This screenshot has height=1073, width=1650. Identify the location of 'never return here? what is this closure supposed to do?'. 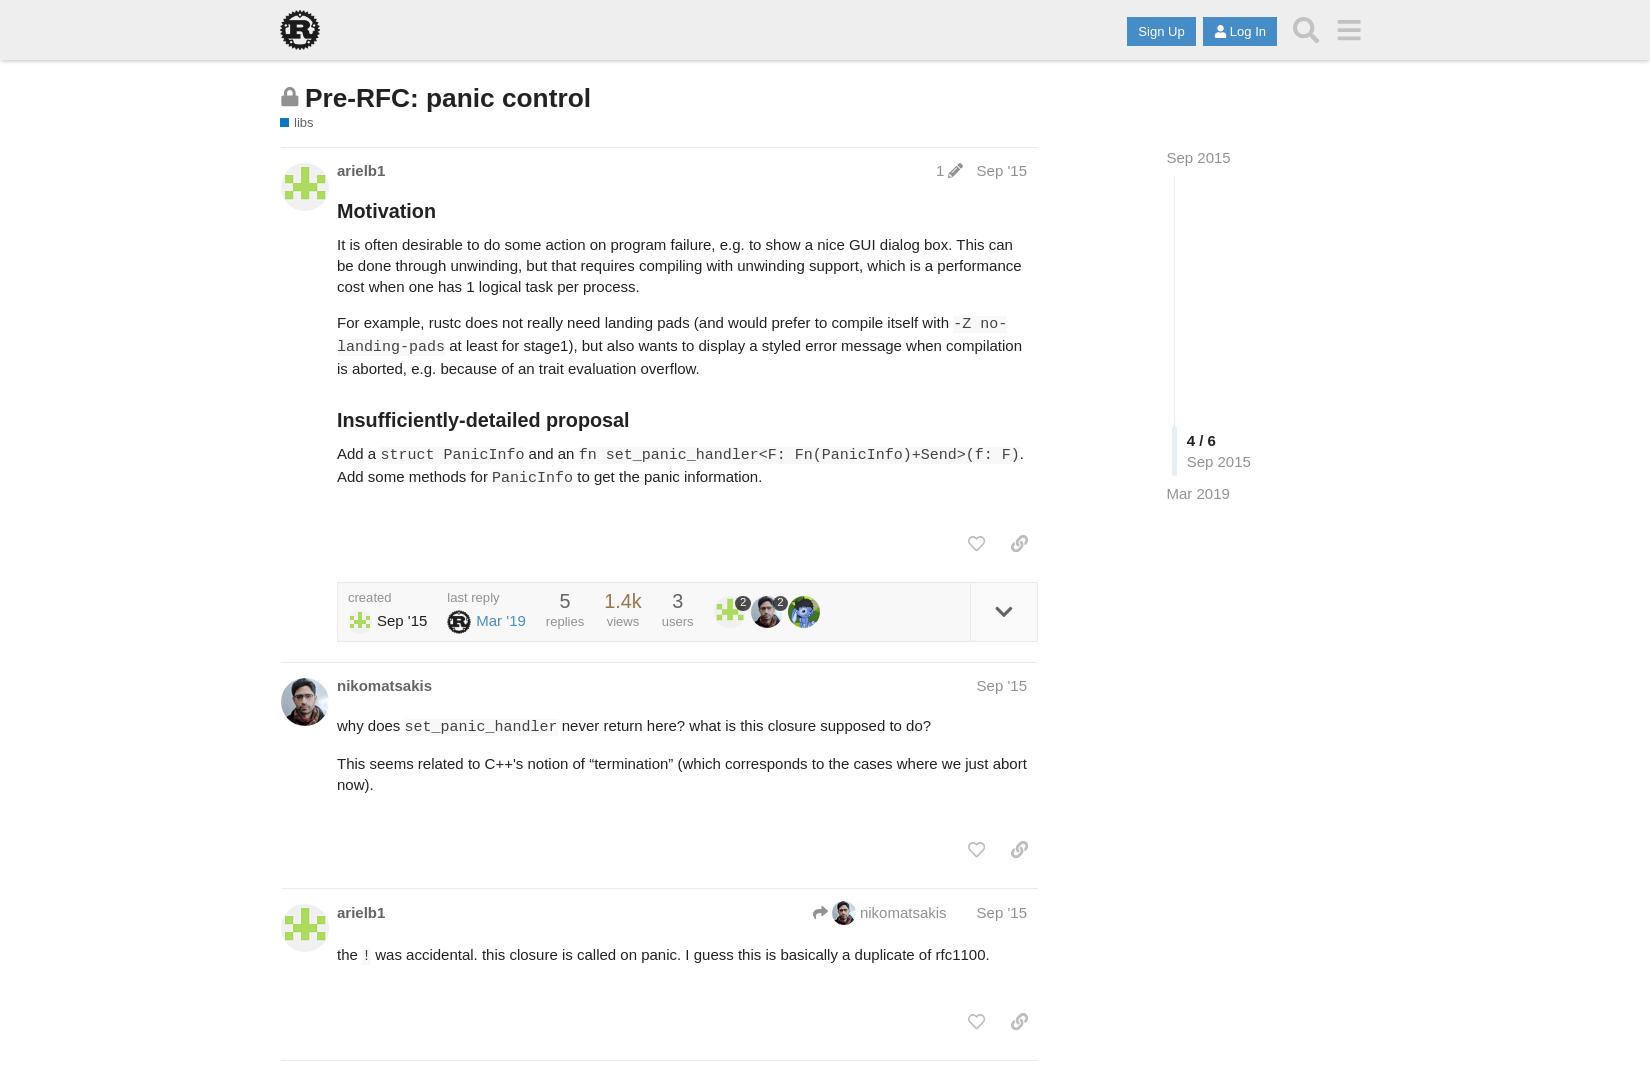
(742, 723).